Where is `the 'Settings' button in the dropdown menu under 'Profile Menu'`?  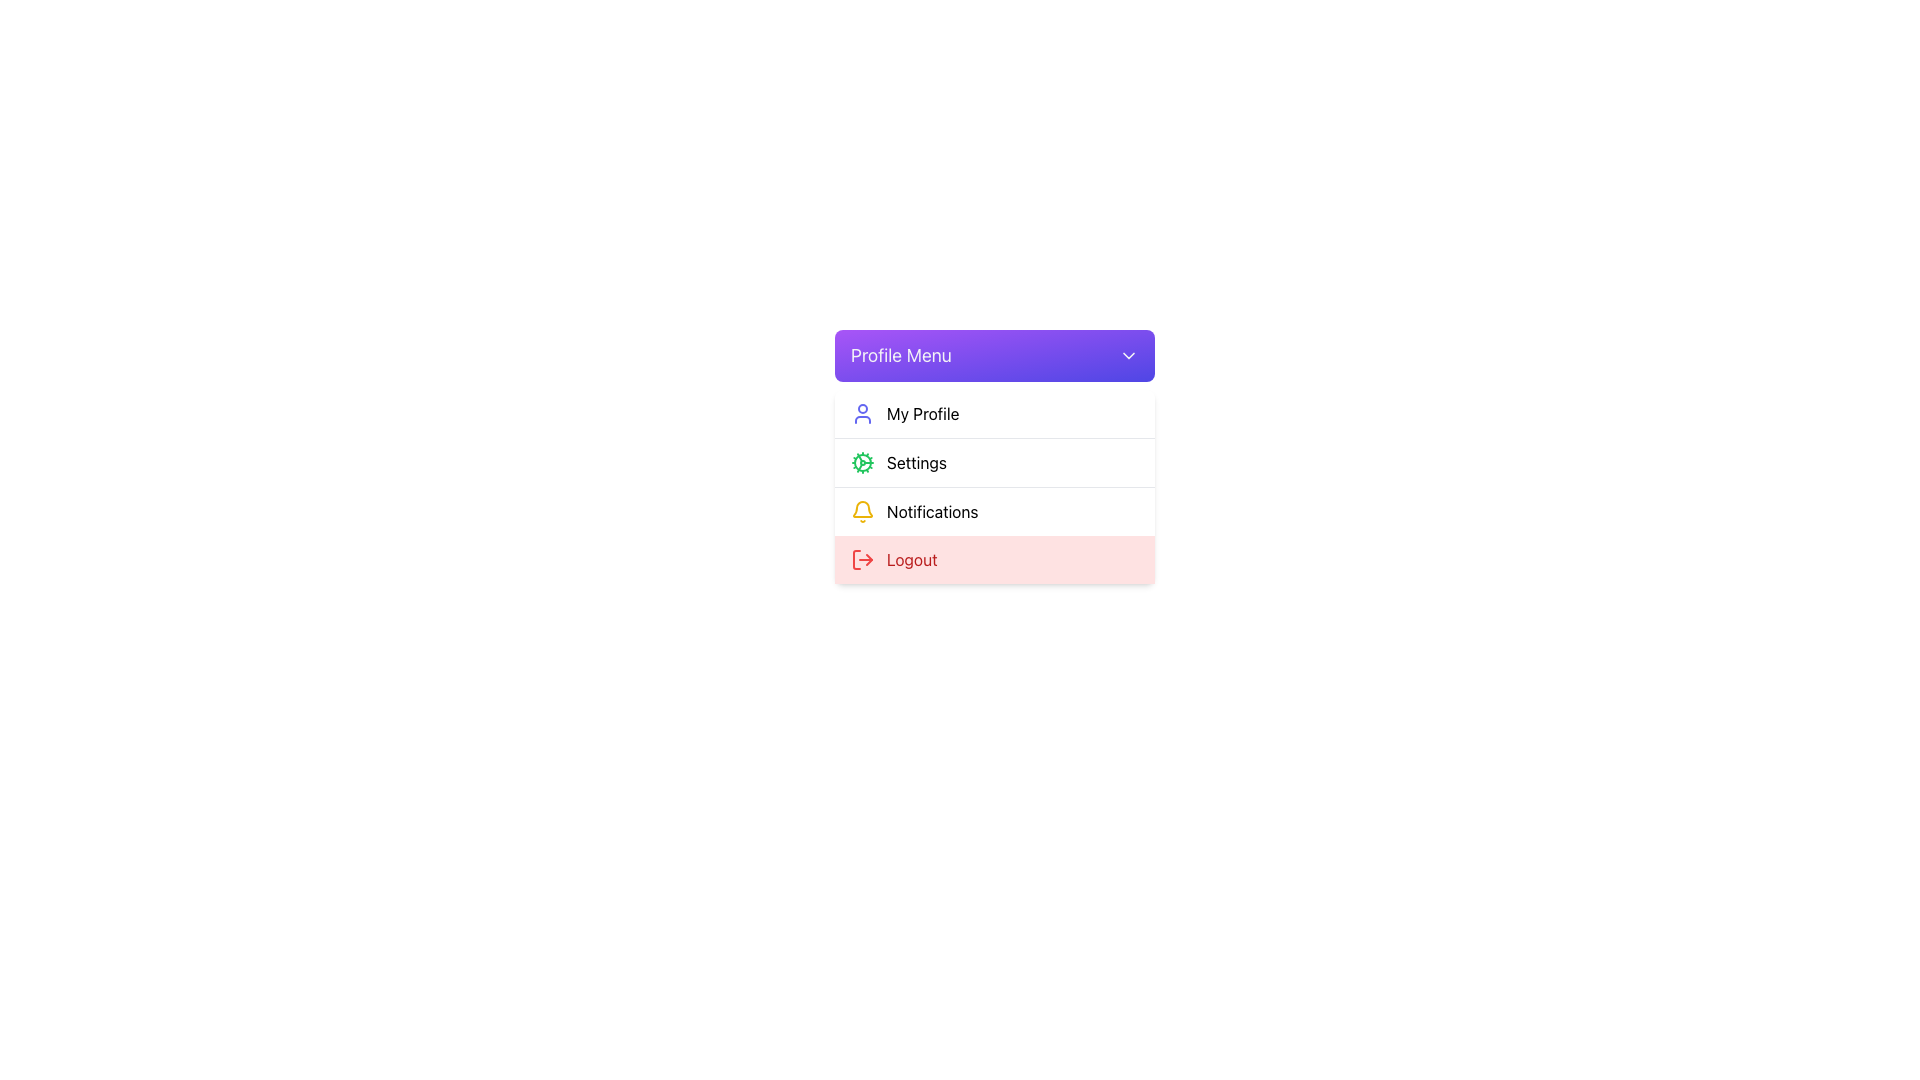 the 'Settings' button in the dropdown menu under 'Profile Menu' is located at coordinates (994, 462).